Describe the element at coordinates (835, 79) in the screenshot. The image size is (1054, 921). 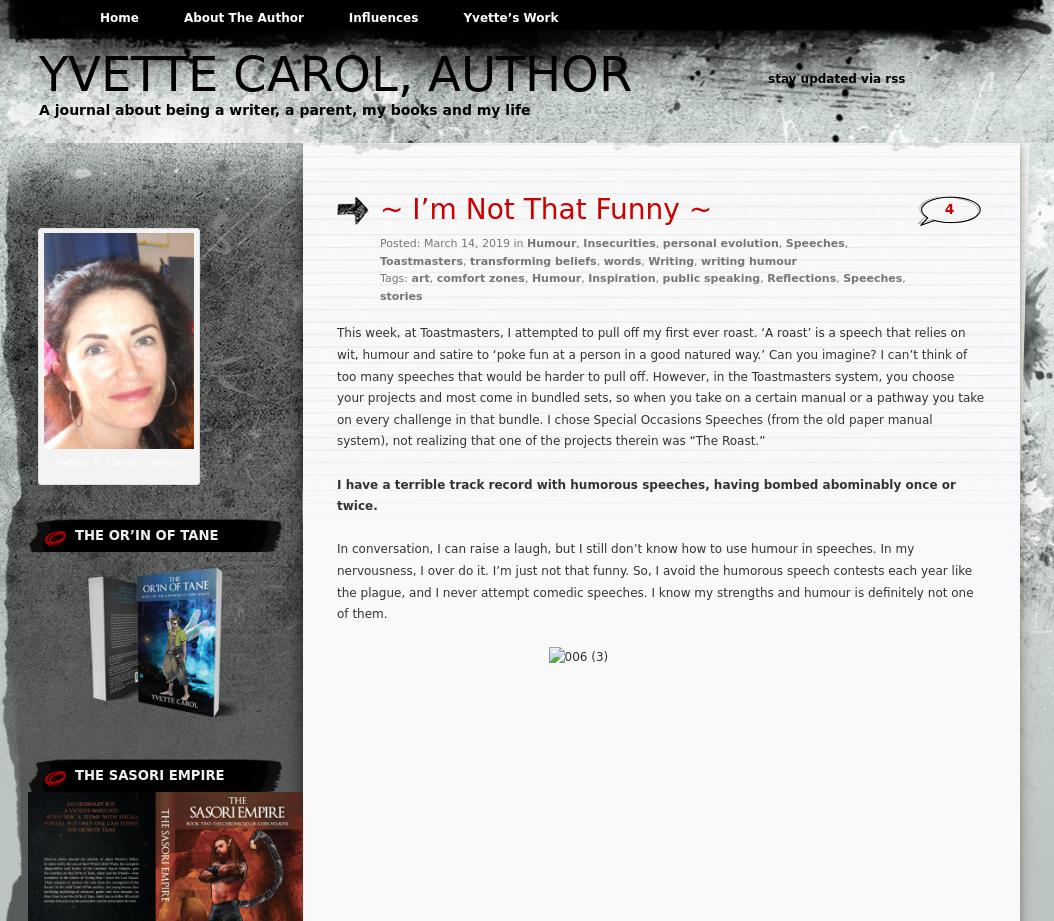
I see `'Stay updated via RSS'` at that location.